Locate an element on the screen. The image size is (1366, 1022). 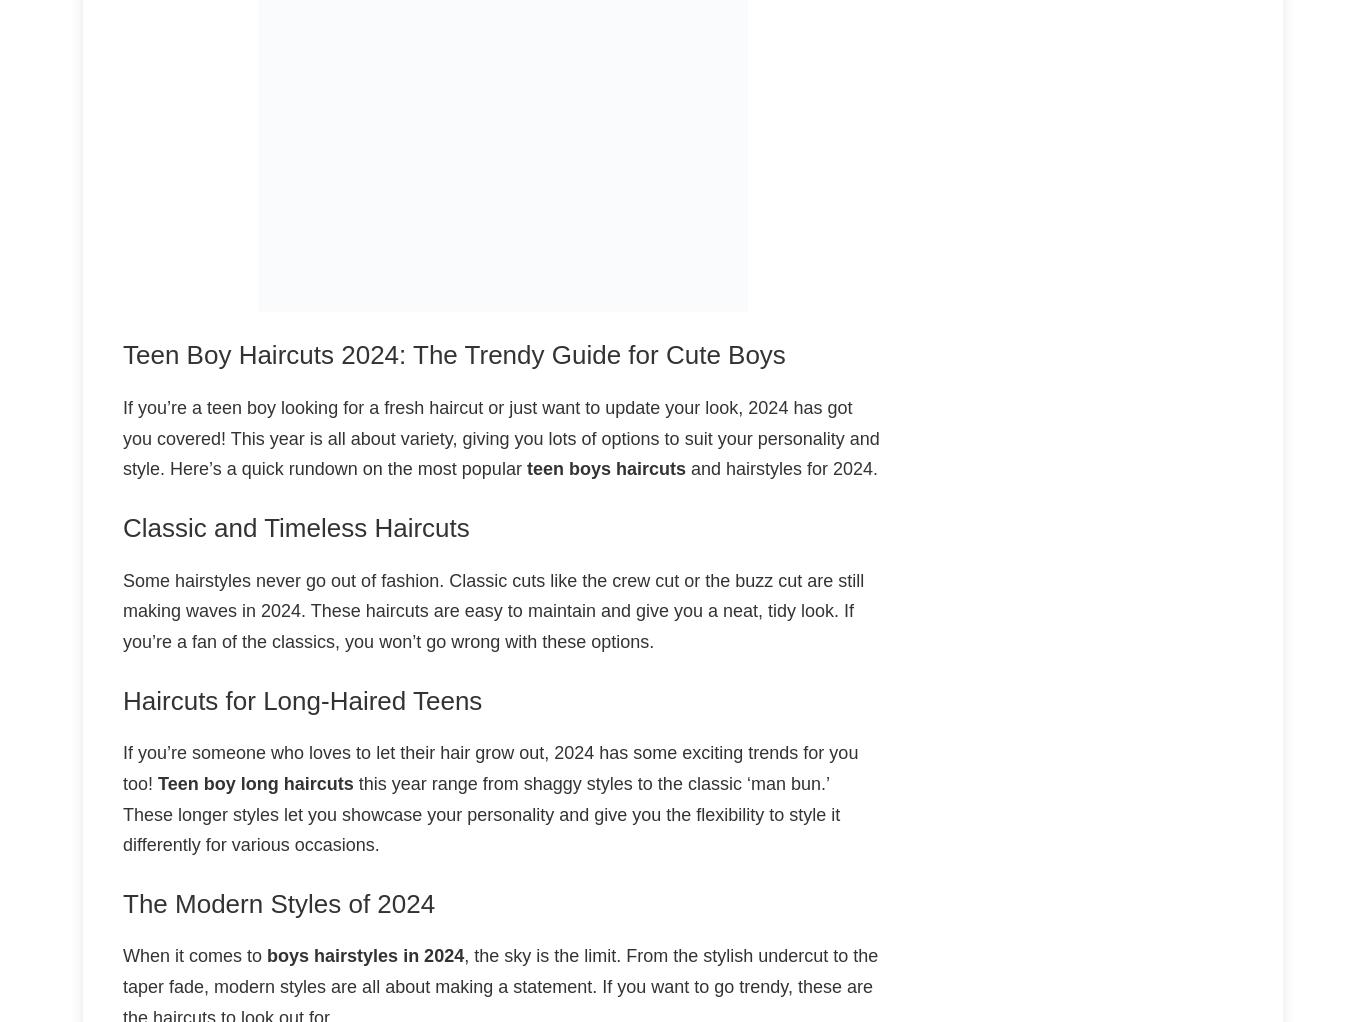
'boys hairstyles in 2024' is located at coordinates (364, 954).